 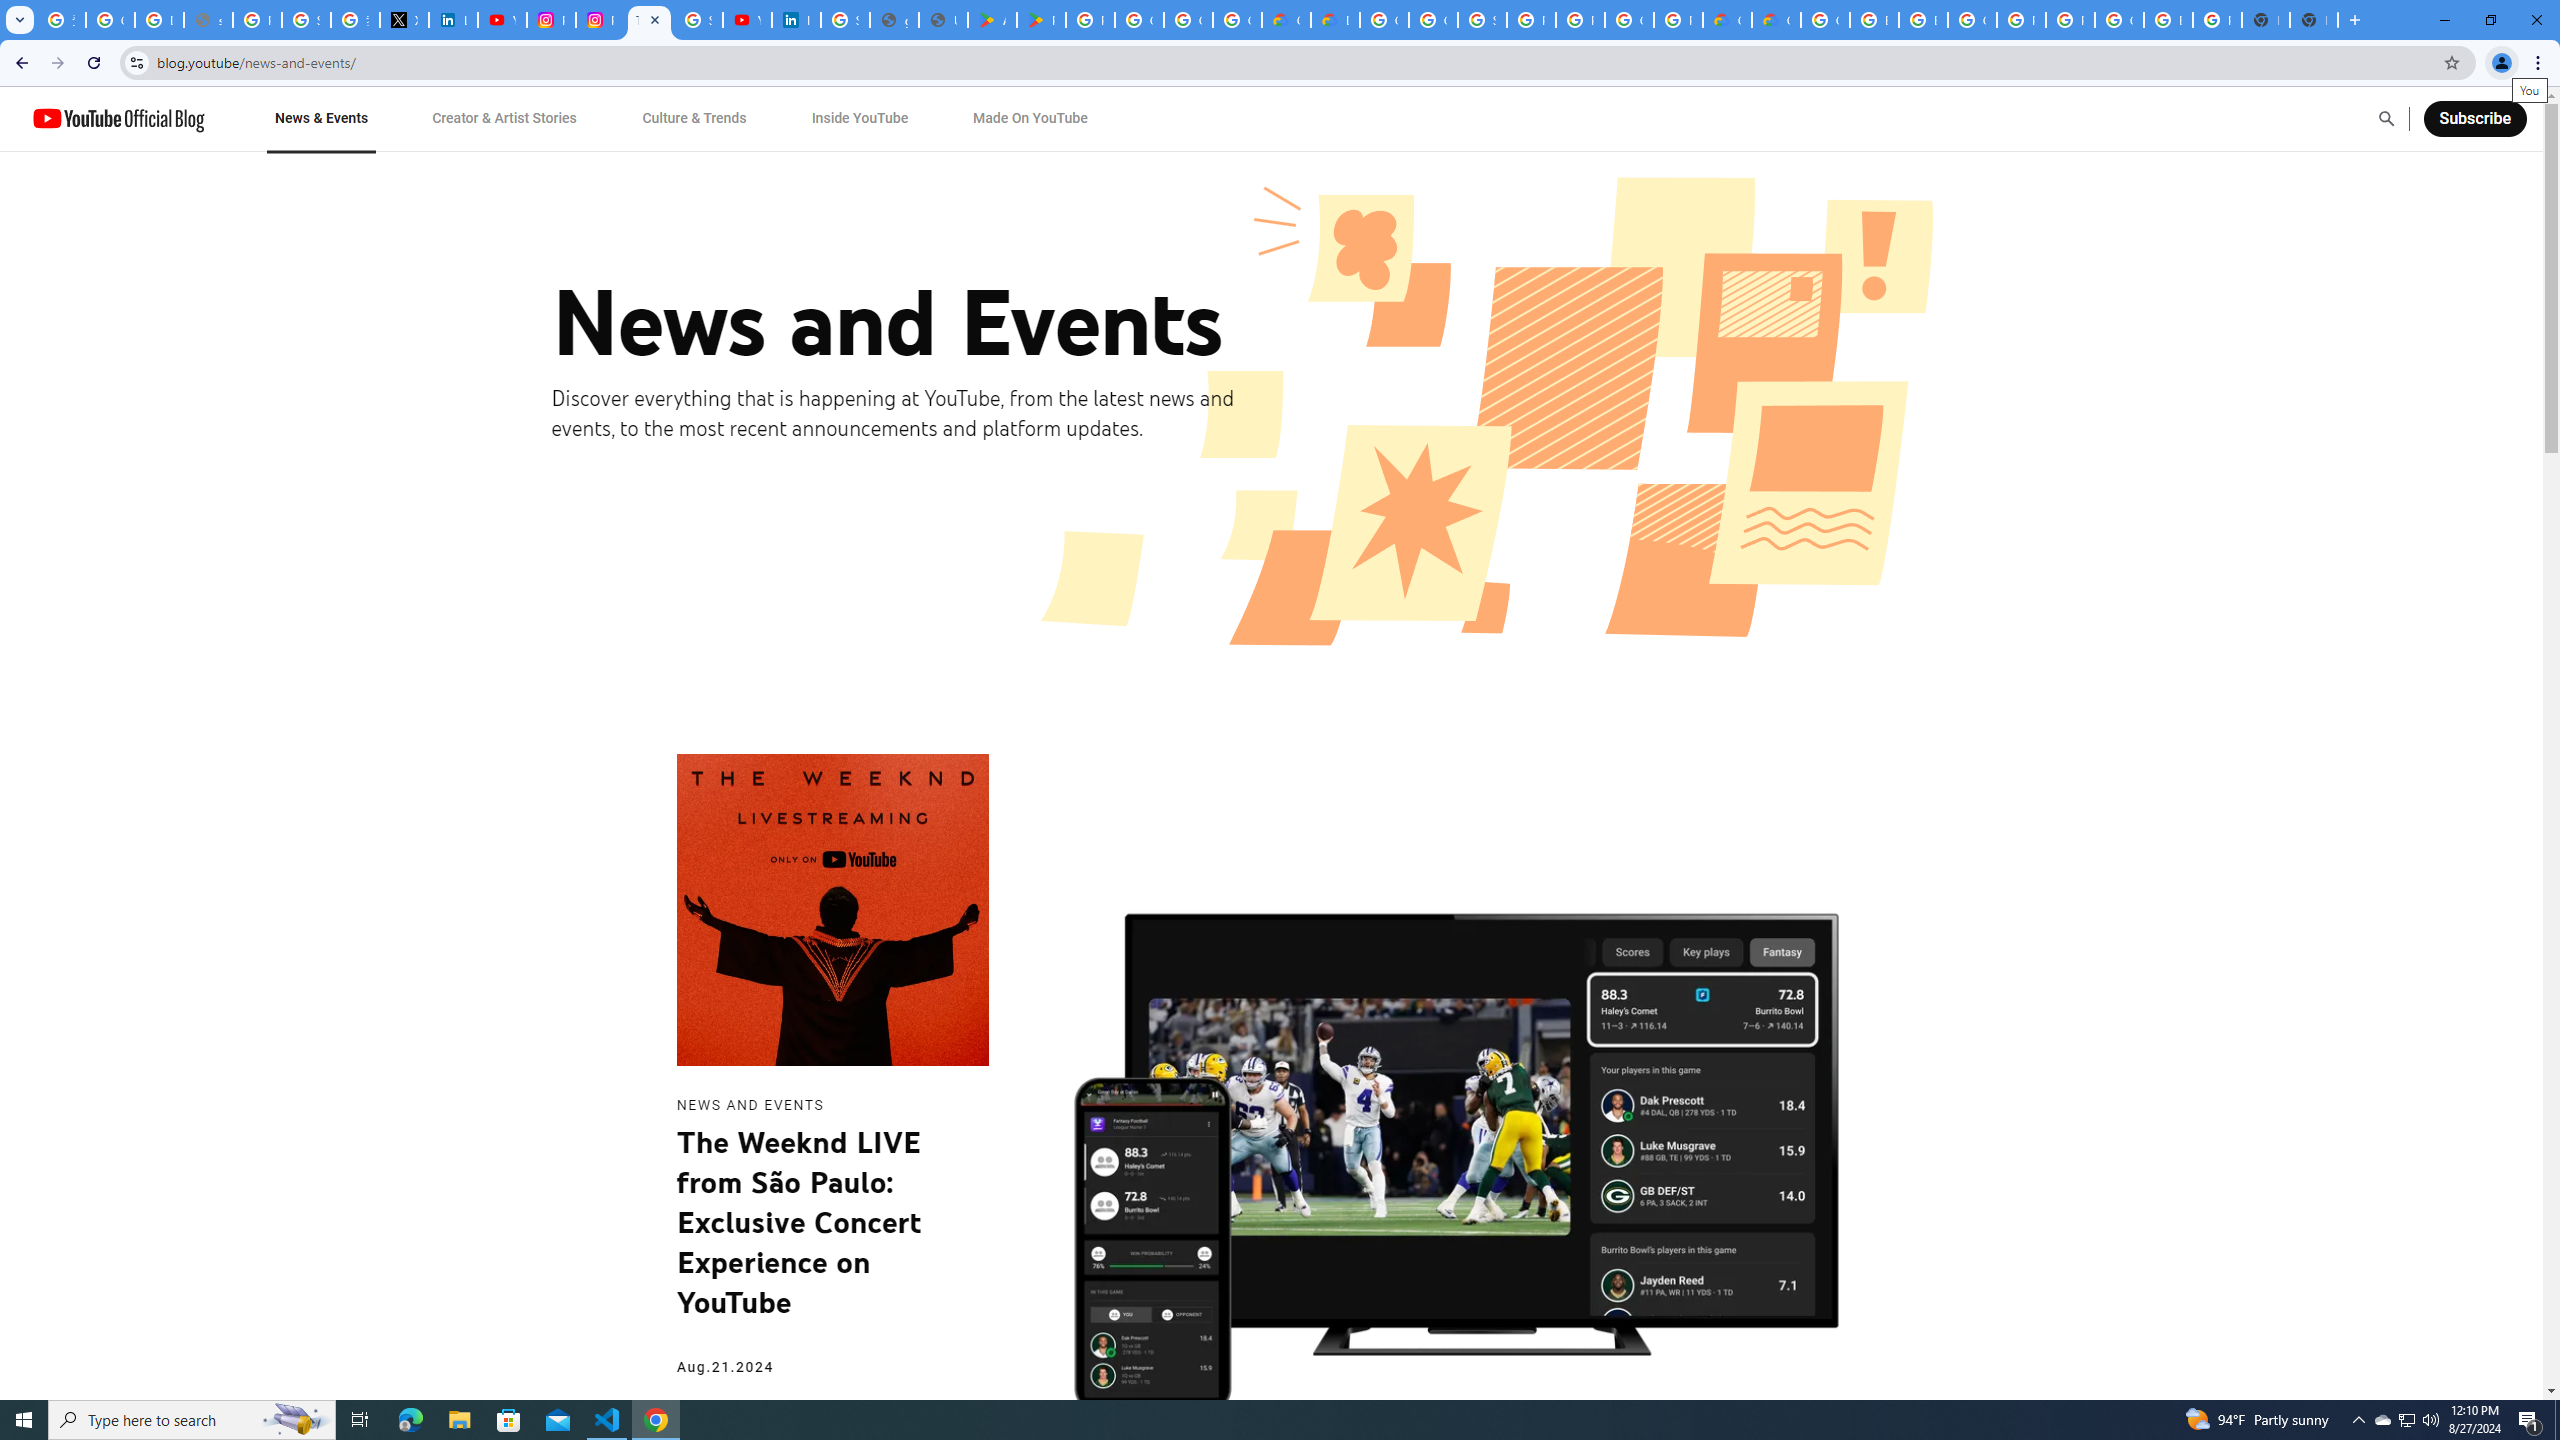 I want to click on 'Browse Chrome as a guest - Computer - Google Chrome Help', so click(x=1872, y=19).